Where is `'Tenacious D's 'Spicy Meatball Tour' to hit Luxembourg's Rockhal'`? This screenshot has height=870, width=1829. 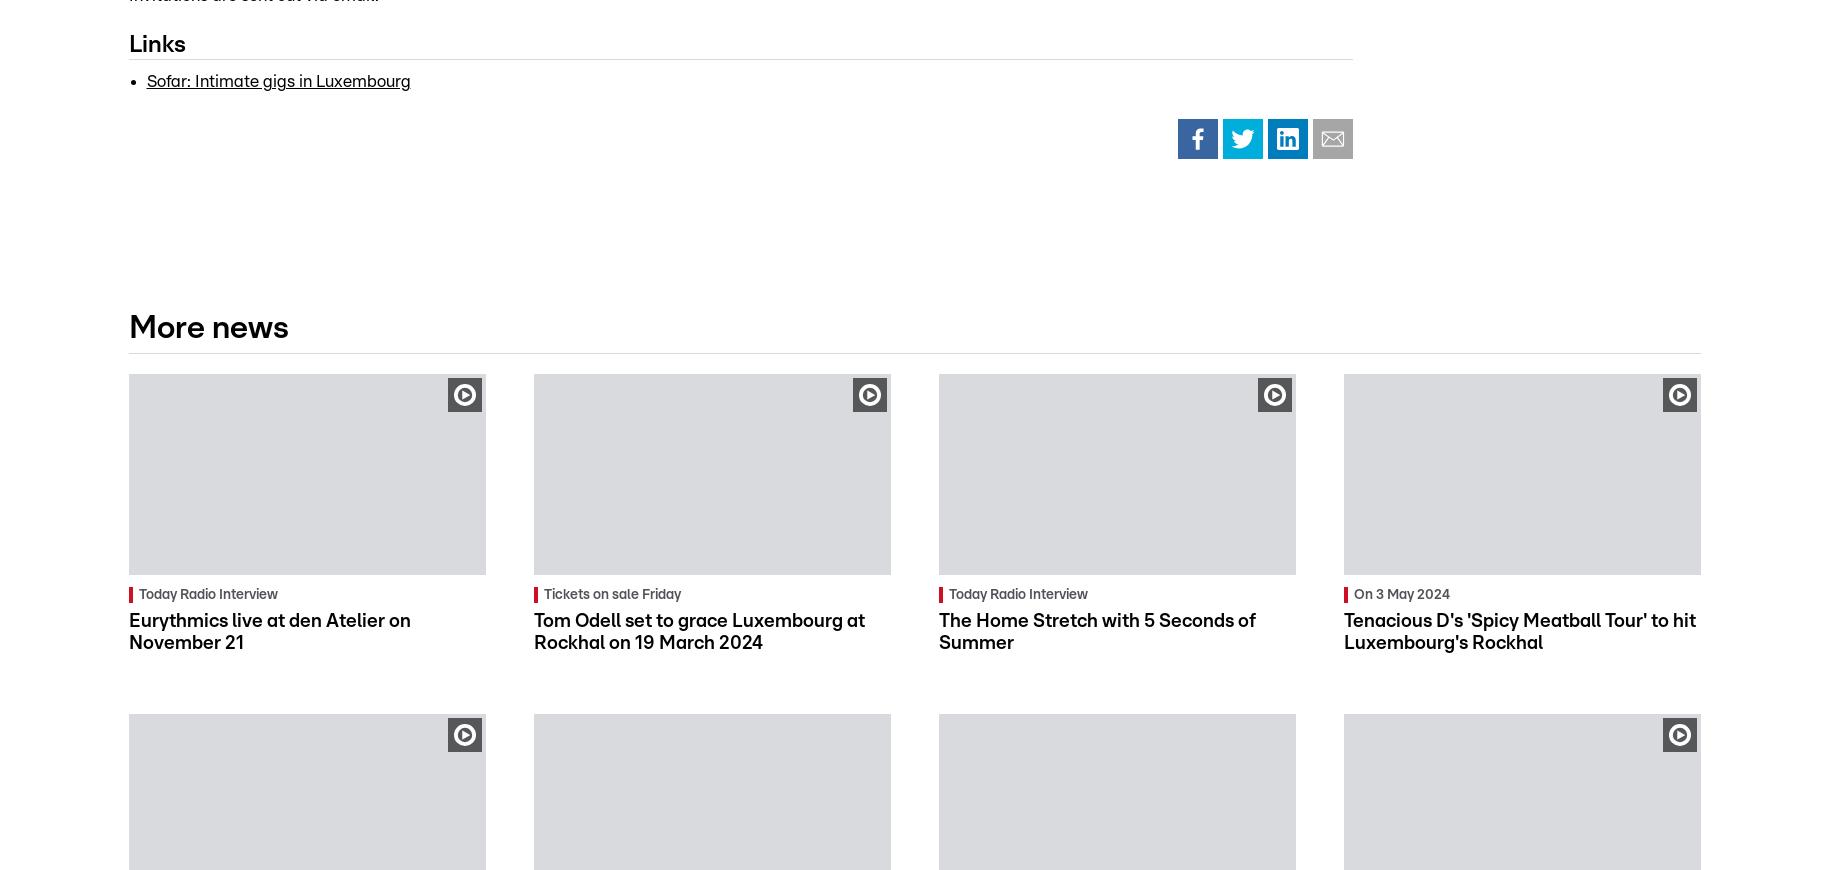 'Tenacious D's 'Spicy Meatball Tour' to hit Luxembourg's Rockhal' is located at coordinates (1517, 630).